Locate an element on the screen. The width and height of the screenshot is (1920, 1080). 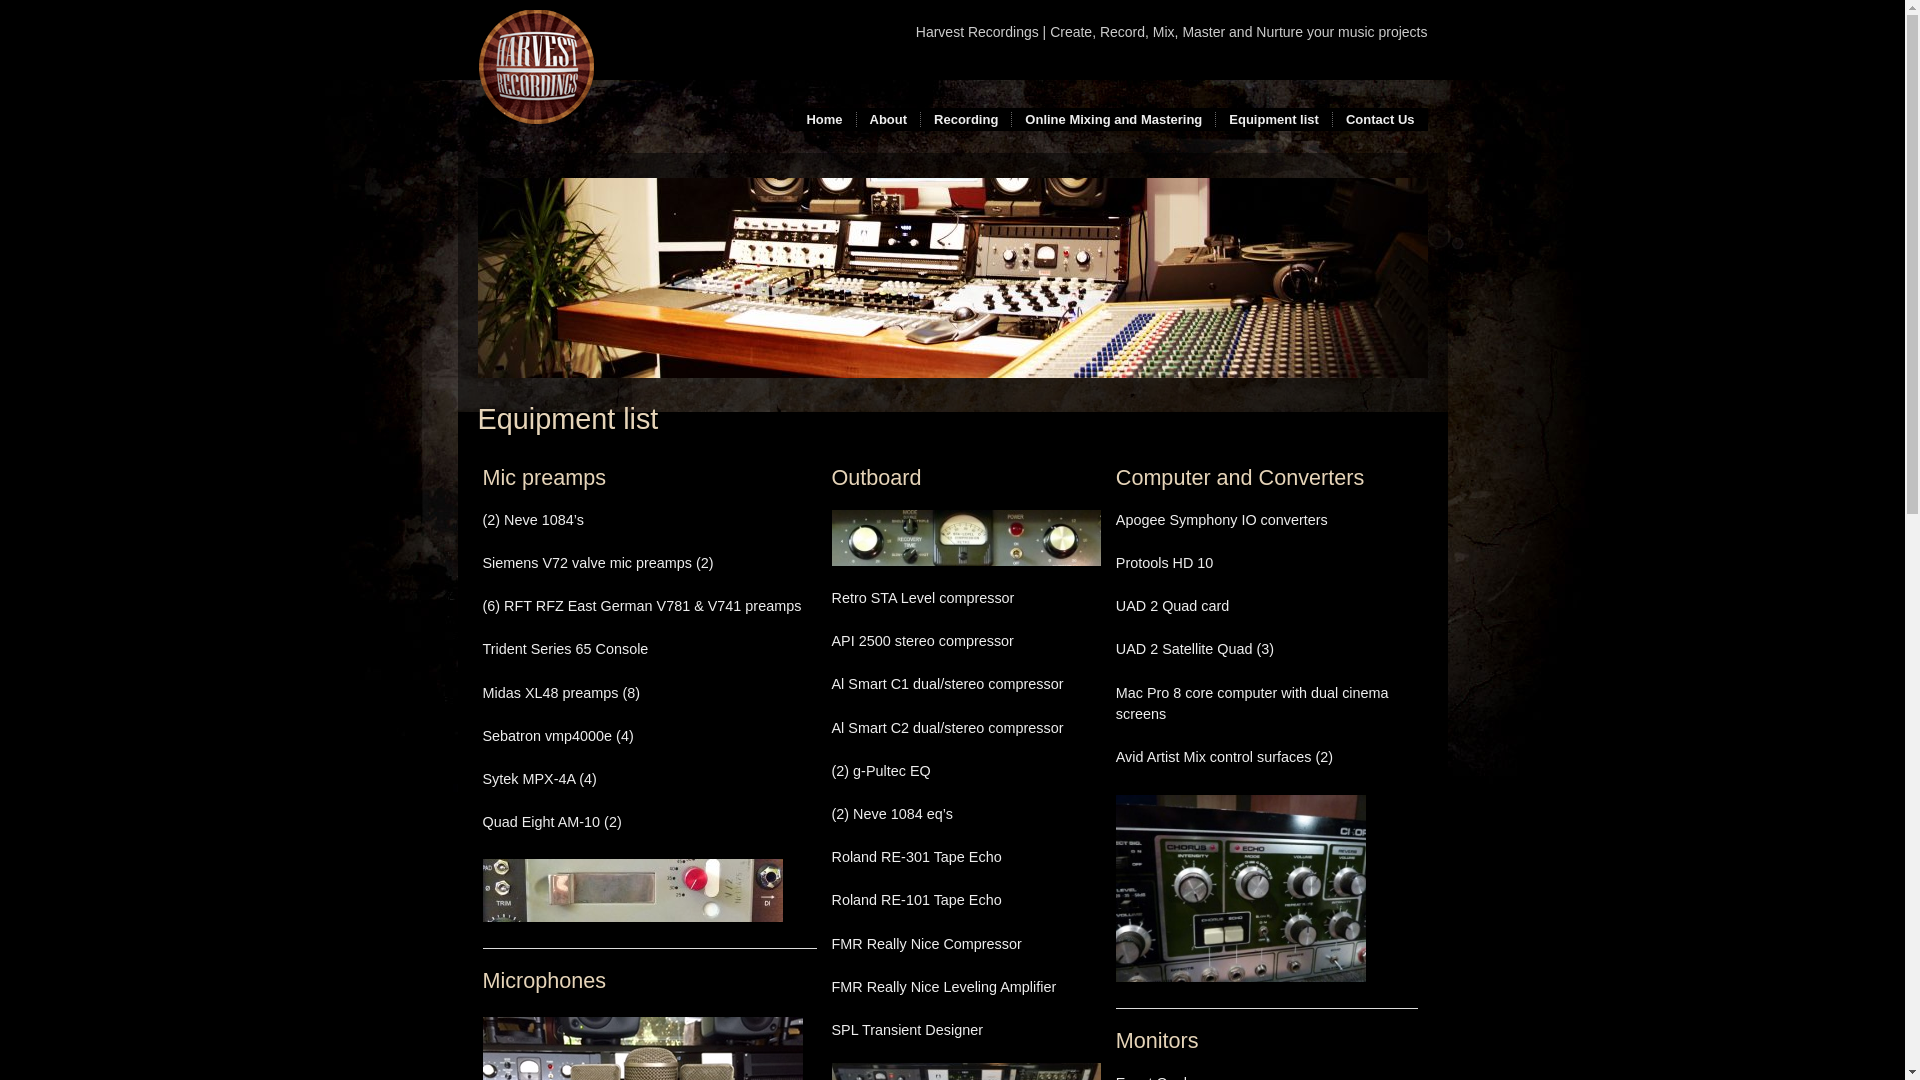
'Online Mixing and Mastering' is located at coordinates (1112, 119).